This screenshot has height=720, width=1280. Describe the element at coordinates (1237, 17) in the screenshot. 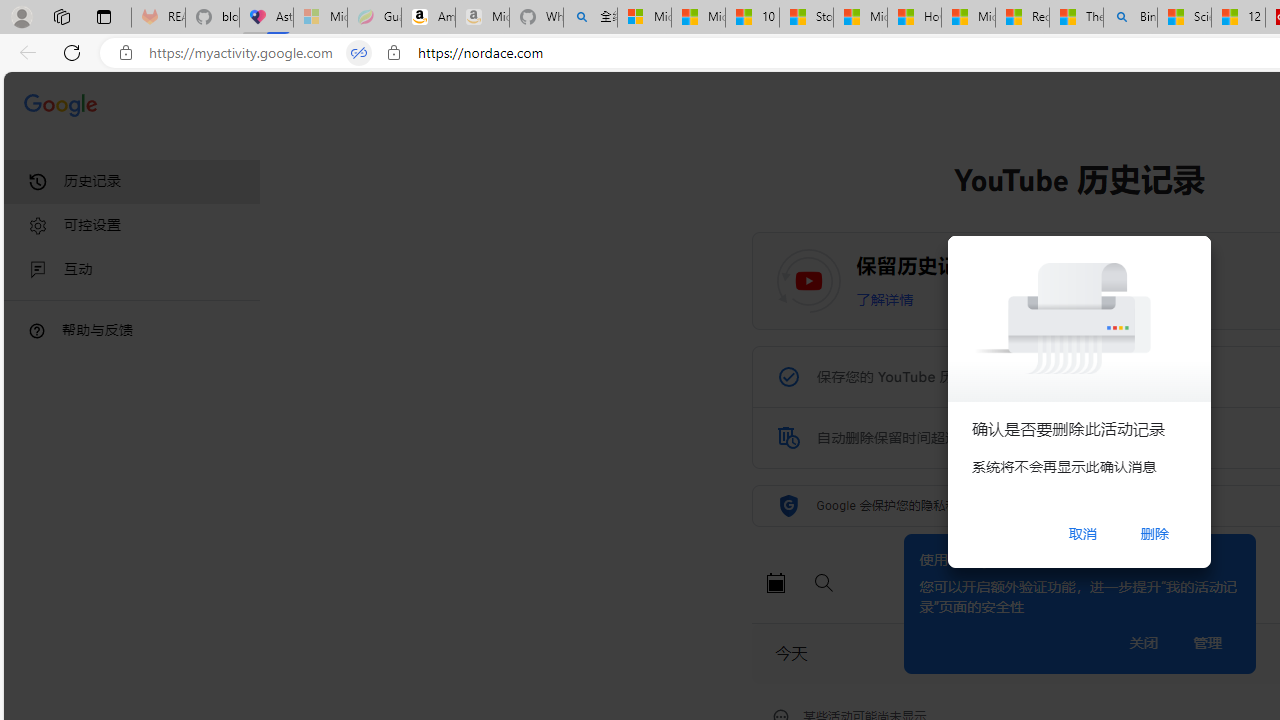

I see `'12 Popular Science Lies that Must be Corrected'` at that location.